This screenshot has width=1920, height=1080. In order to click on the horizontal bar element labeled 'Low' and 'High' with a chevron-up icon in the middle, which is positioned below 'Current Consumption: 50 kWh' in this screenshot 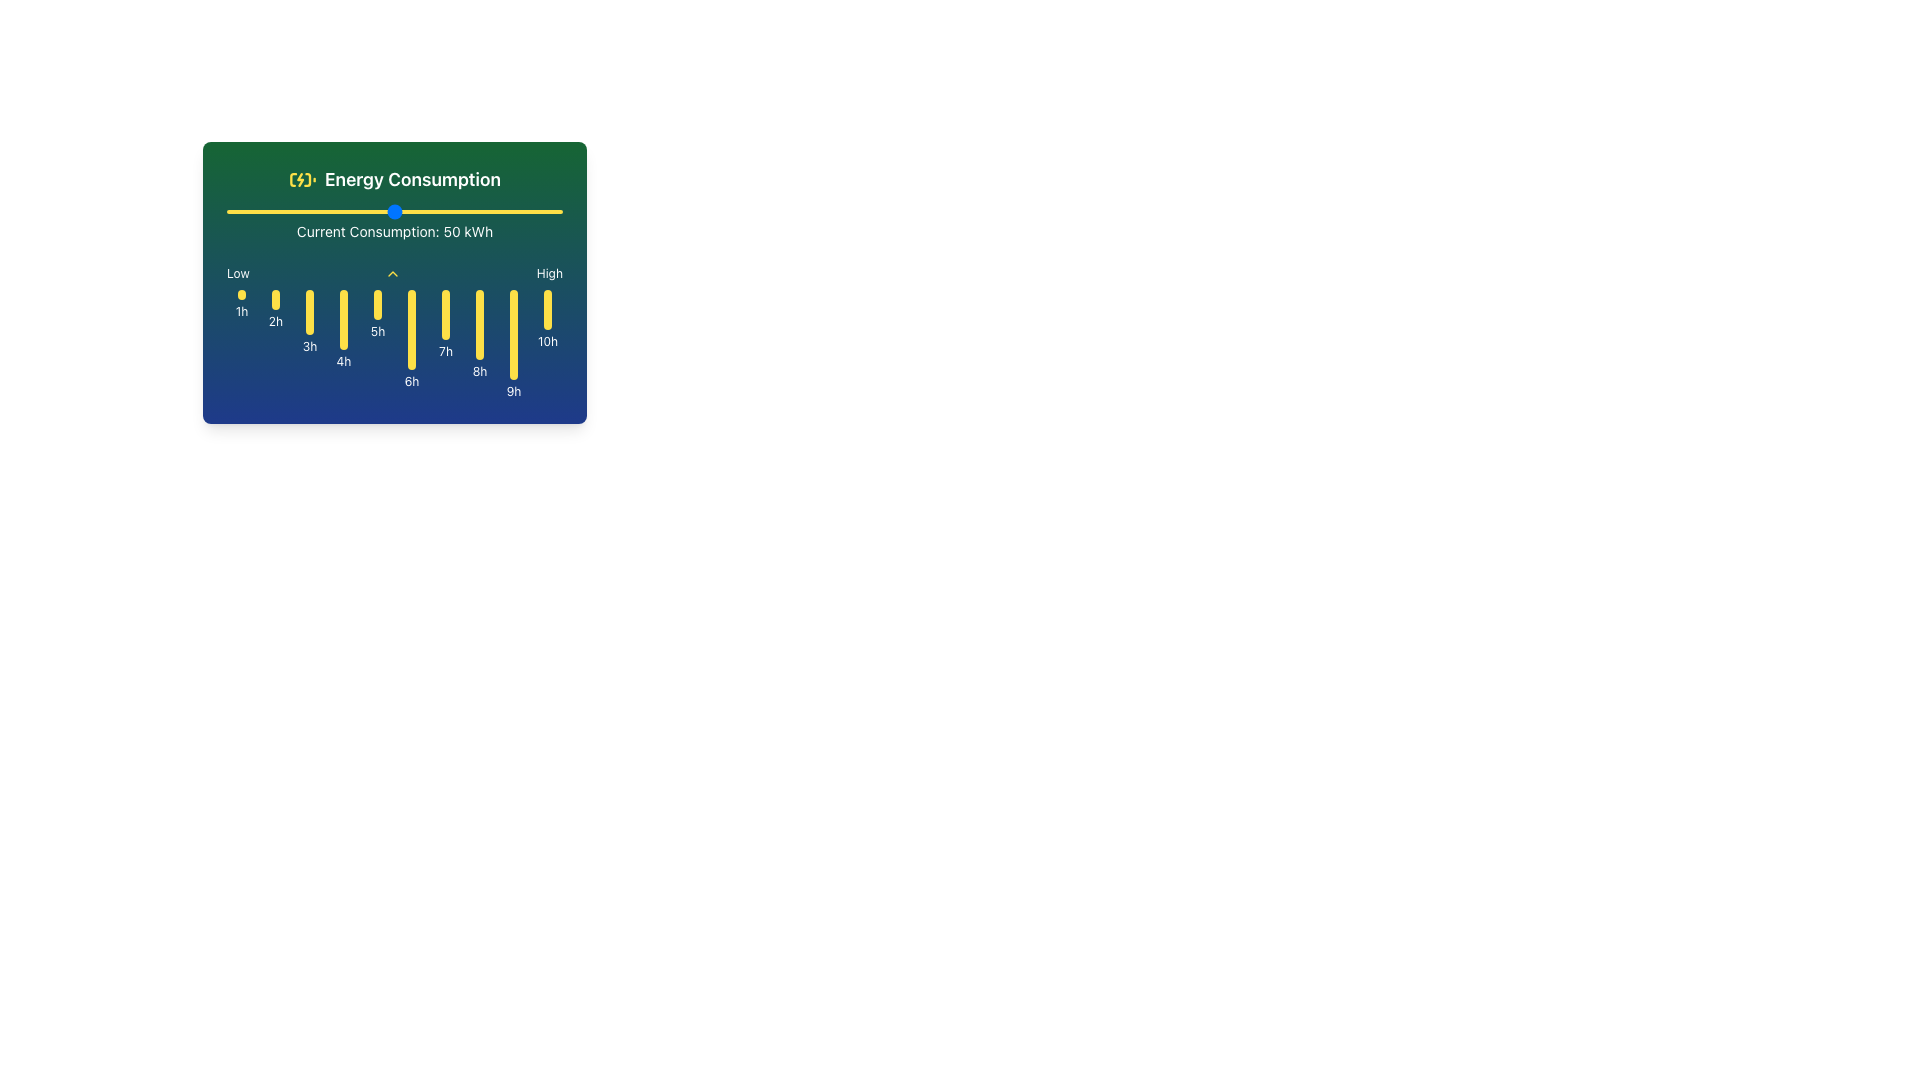, I will do `click(394, 273)`.